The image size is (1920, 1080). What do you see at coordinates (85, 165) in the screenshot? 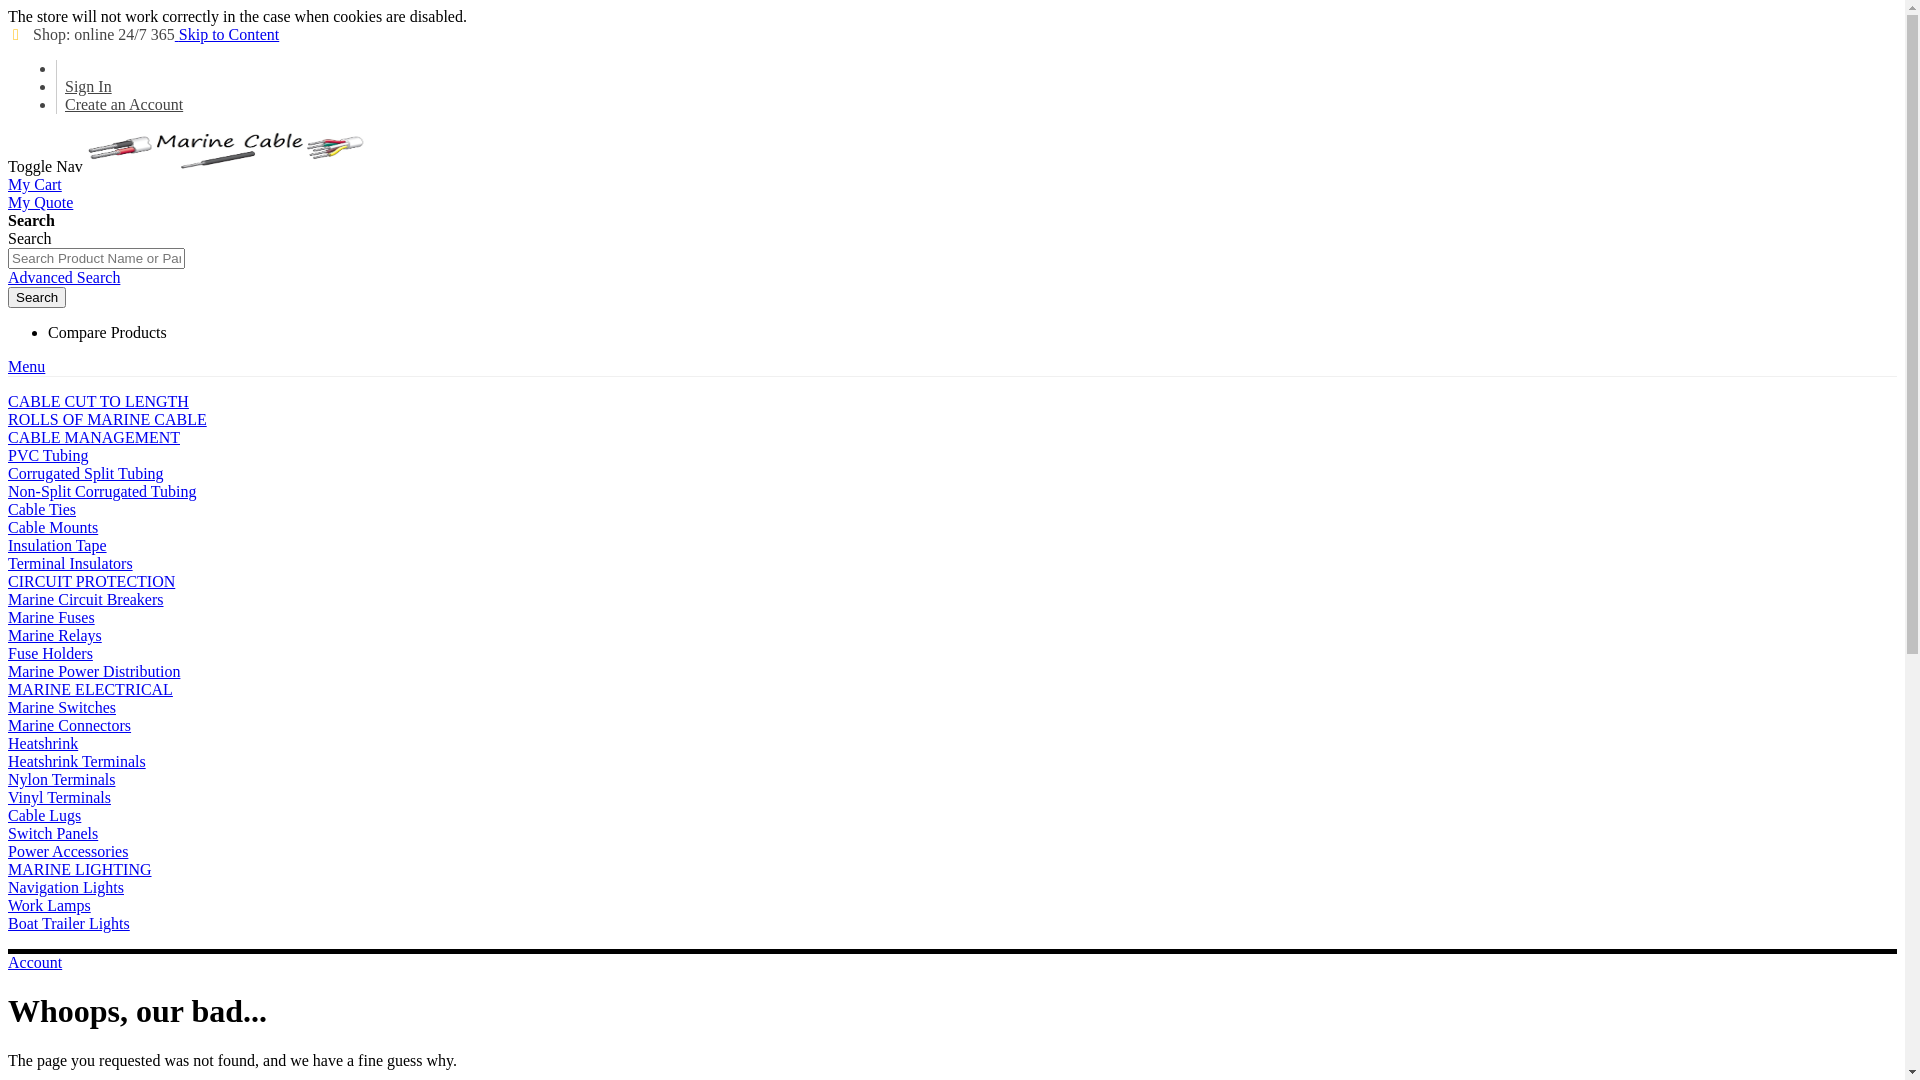
I see `'Marine Cable Supplied Worldwide'` at bounding box center [85, 165].